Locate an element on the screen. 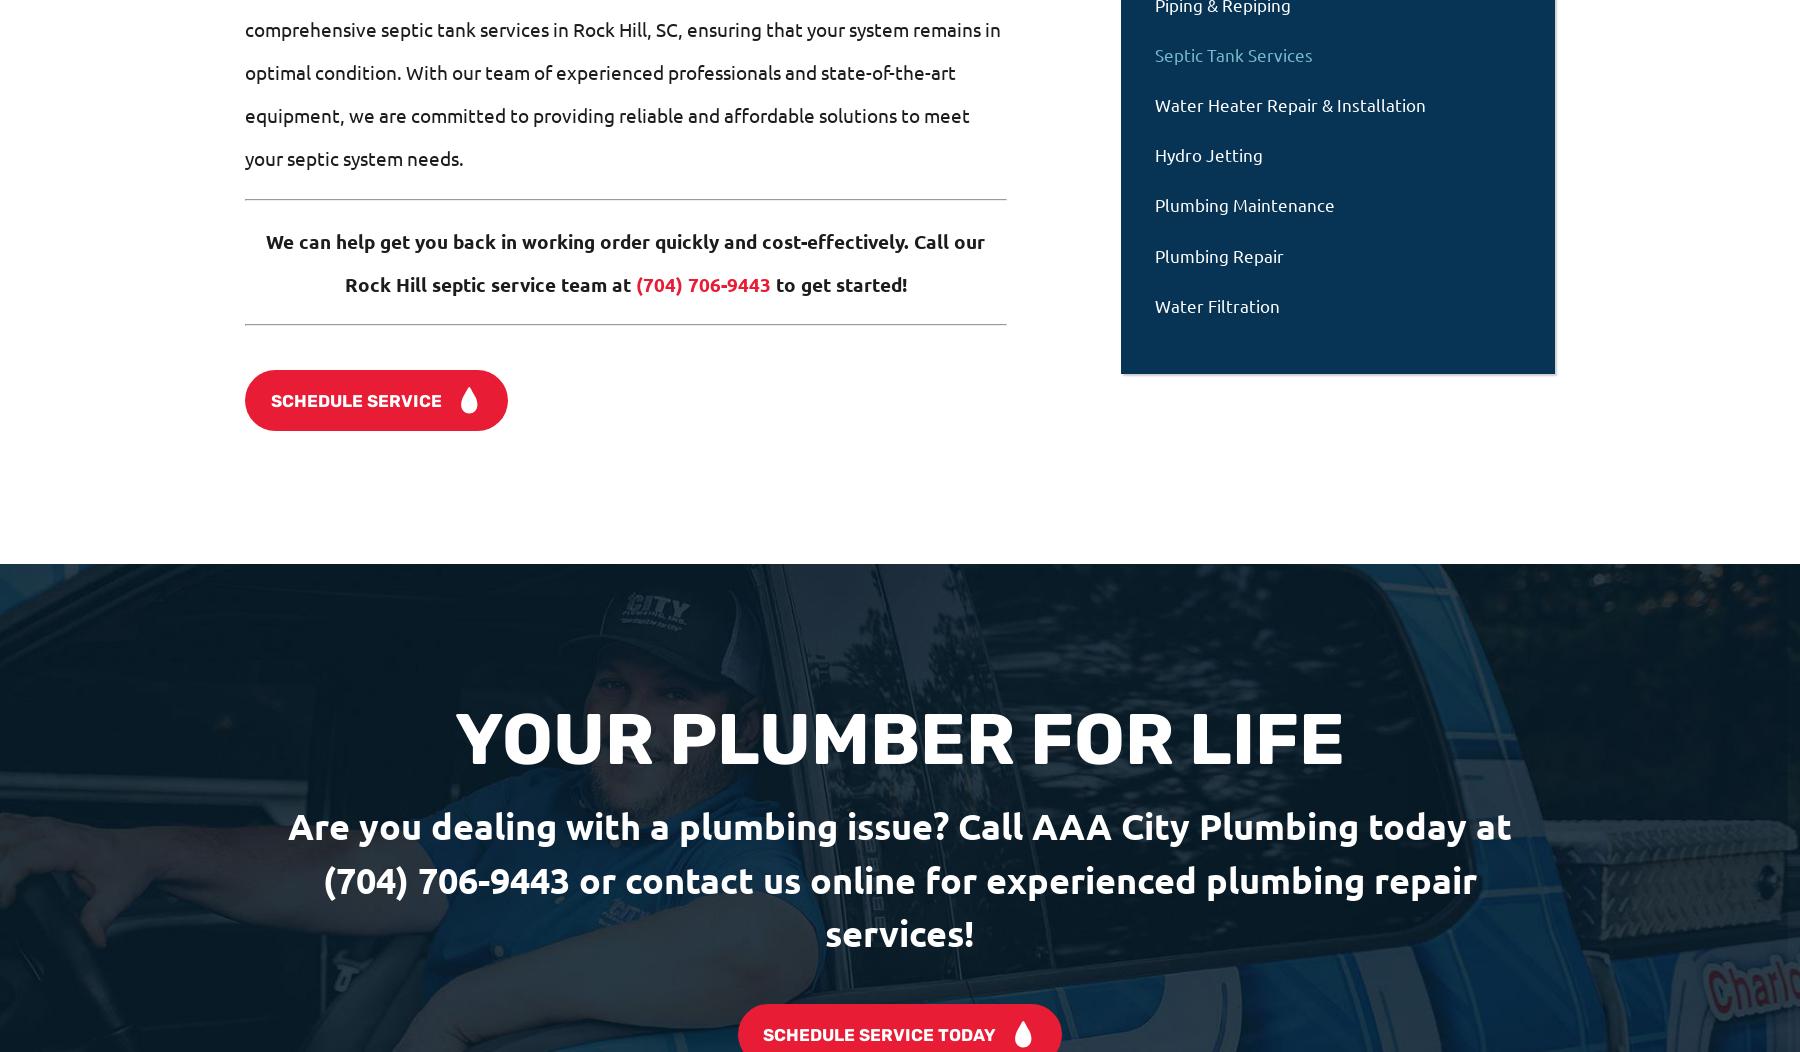 This screenshot has height=1052, width=1800. 'Contact' is located at coordinates (299, 956).